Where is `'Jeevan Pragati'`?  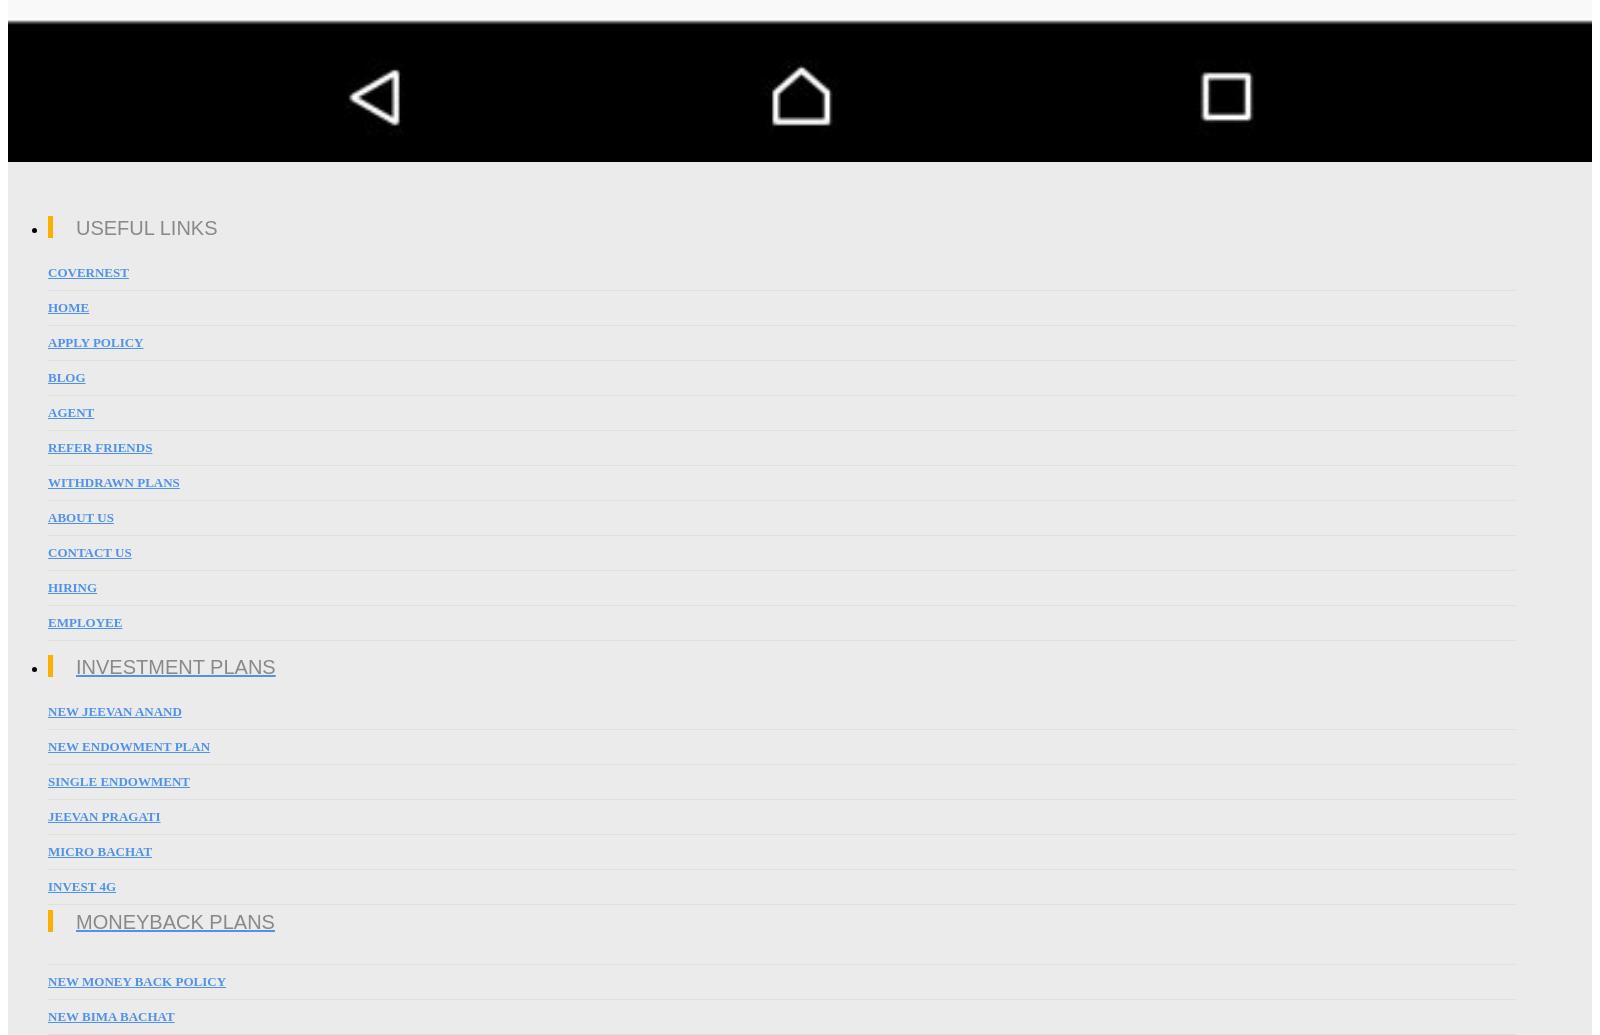
'Jeevan Pragati' is located at coordinates (103, 815).